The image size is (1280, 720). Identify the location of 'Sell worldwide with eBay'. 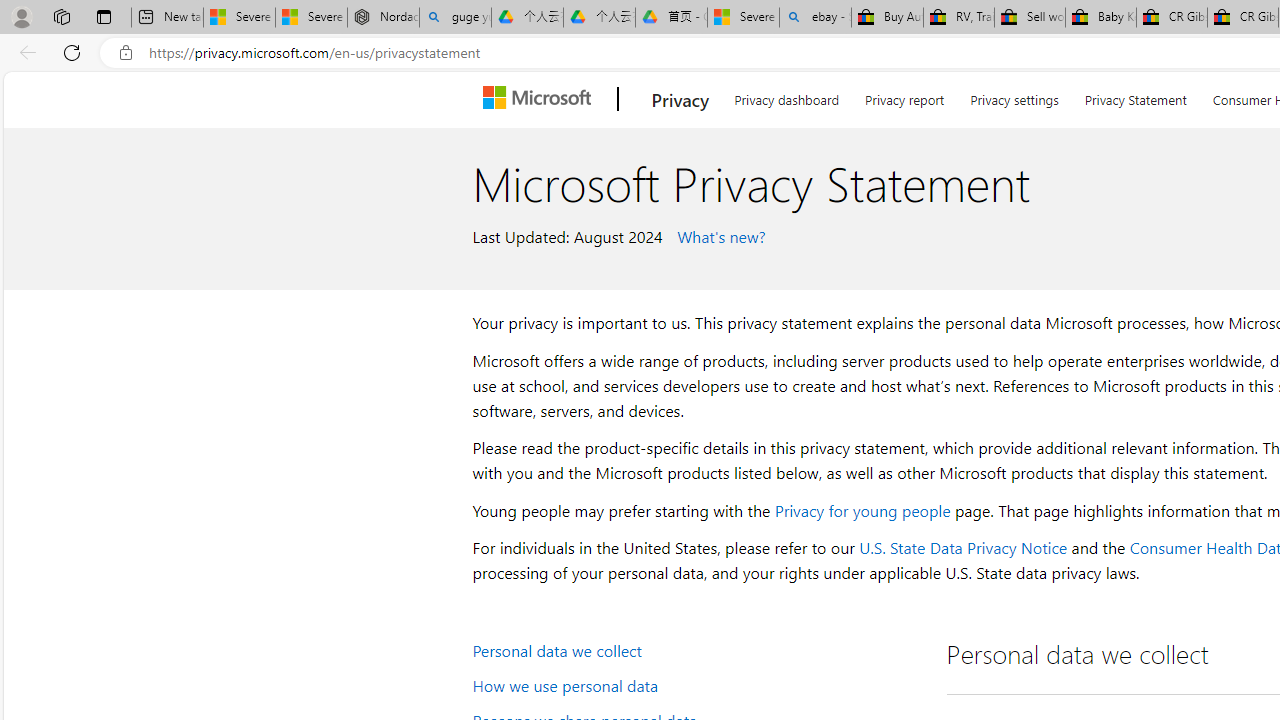
(1029, 17).